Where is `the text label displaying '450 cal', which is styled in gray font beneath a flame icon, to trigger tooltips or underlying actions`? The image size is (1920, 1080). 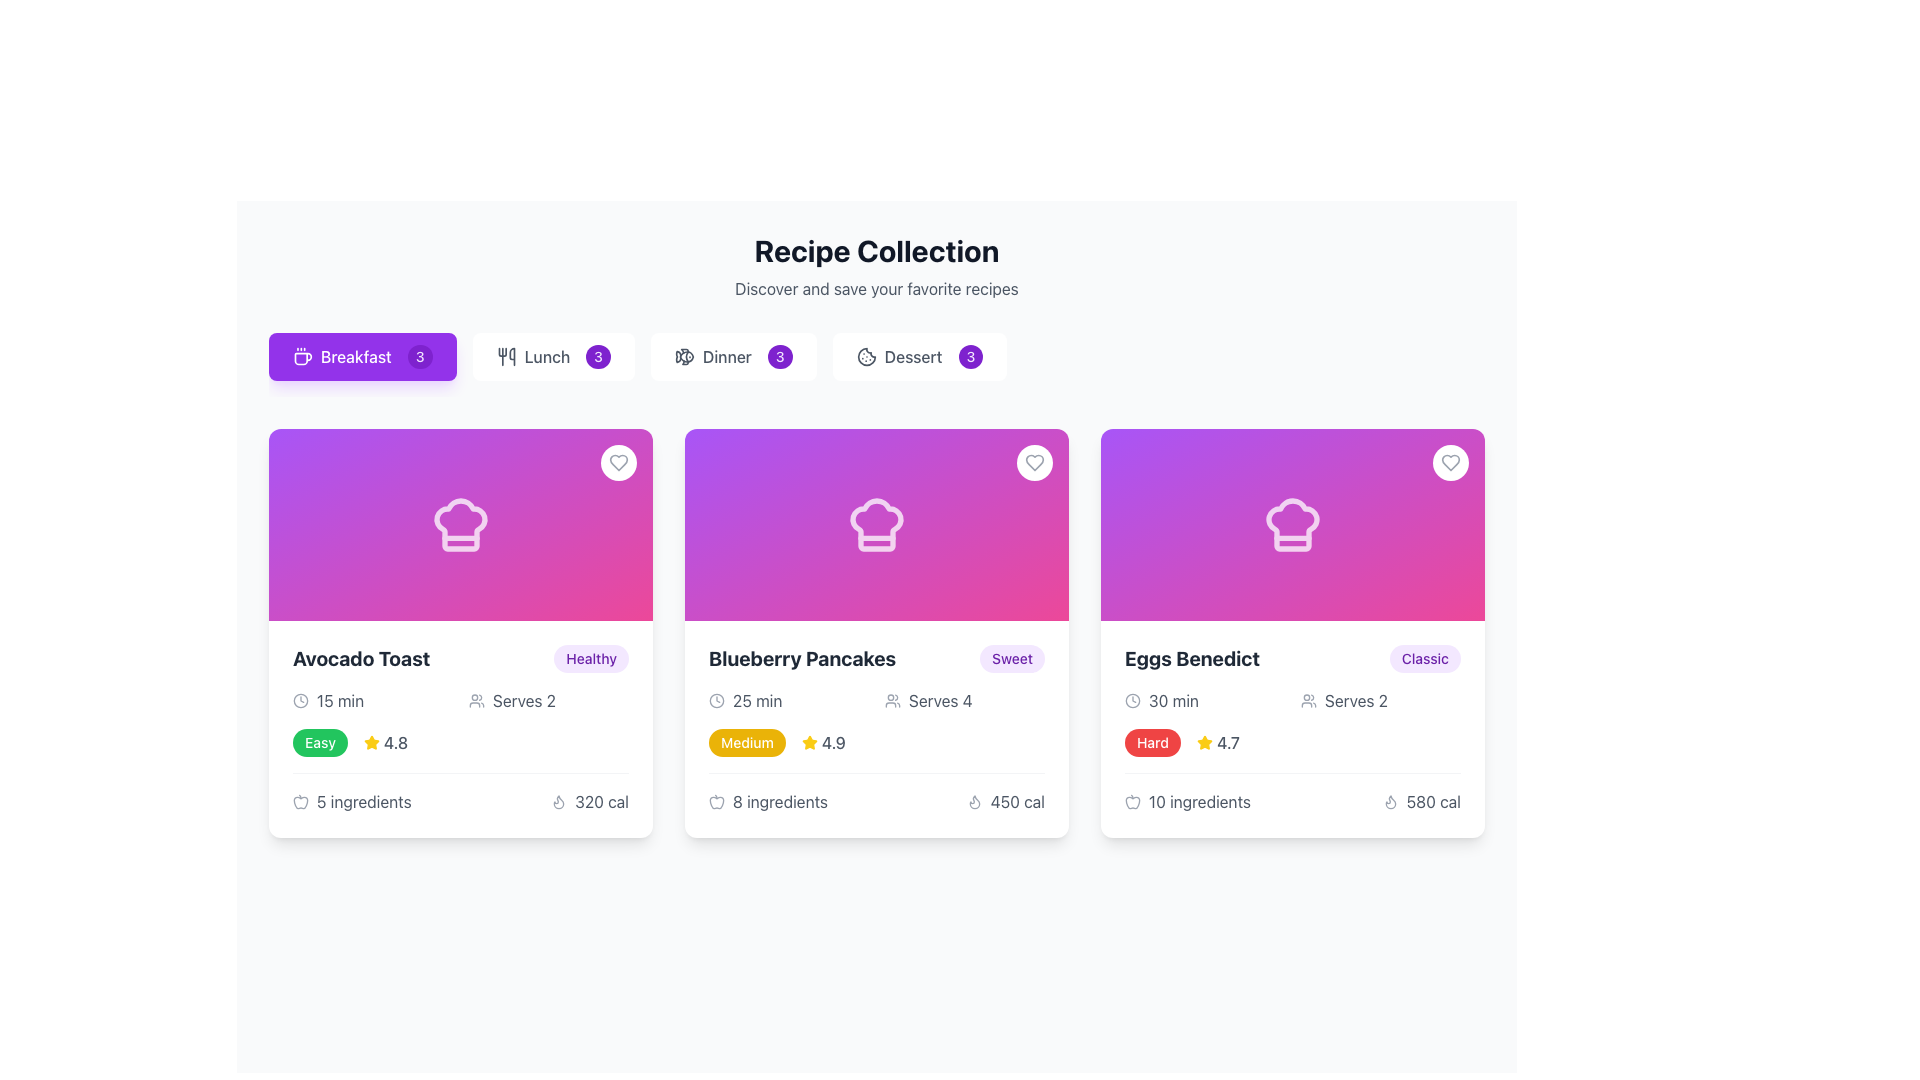 the text label displaying '450 cal', which is styled in gray font beneath a flame icon, to trigger tooltips or underlying actions is located at coordinates (1017, 801).